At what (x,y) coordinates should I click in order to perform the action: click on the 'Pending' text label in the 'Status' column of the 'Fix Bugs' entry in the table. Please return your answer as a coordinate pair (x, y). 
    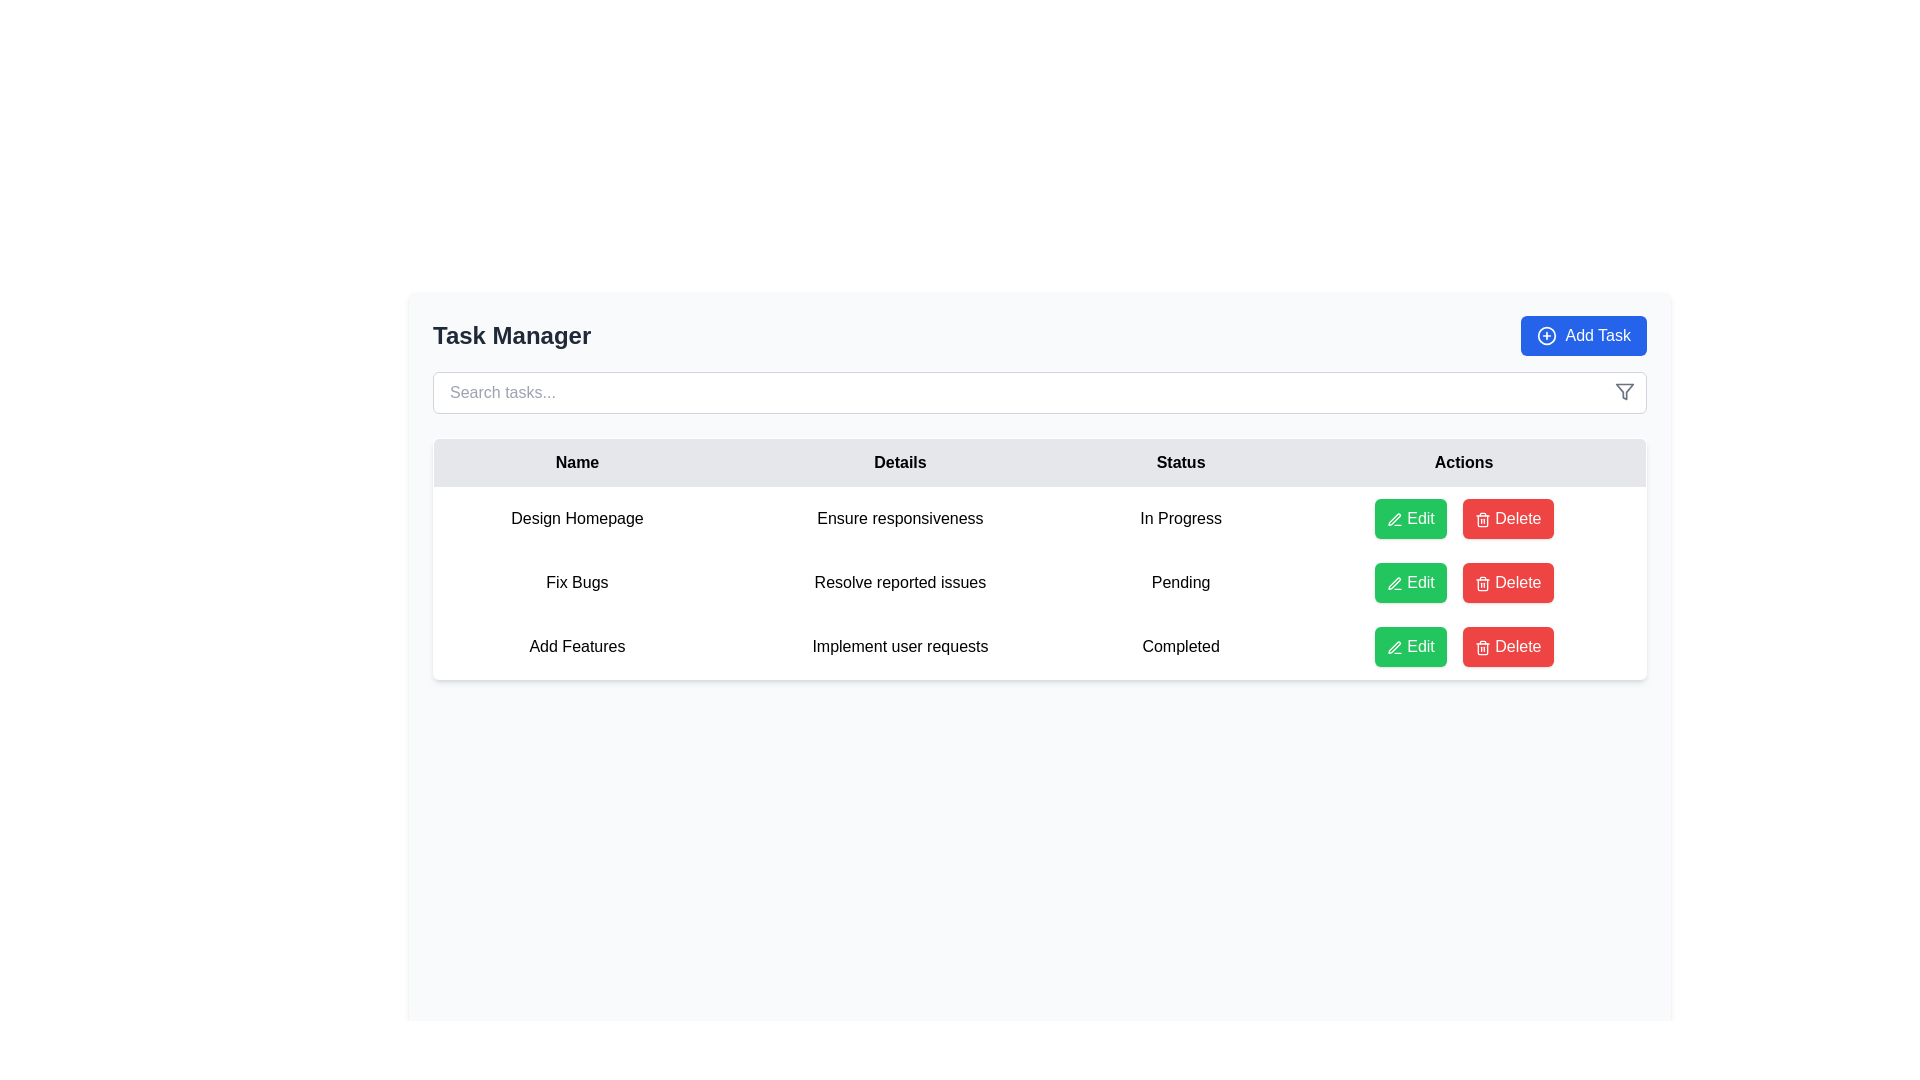
    Looking at the image, I should click on (1181, 582).